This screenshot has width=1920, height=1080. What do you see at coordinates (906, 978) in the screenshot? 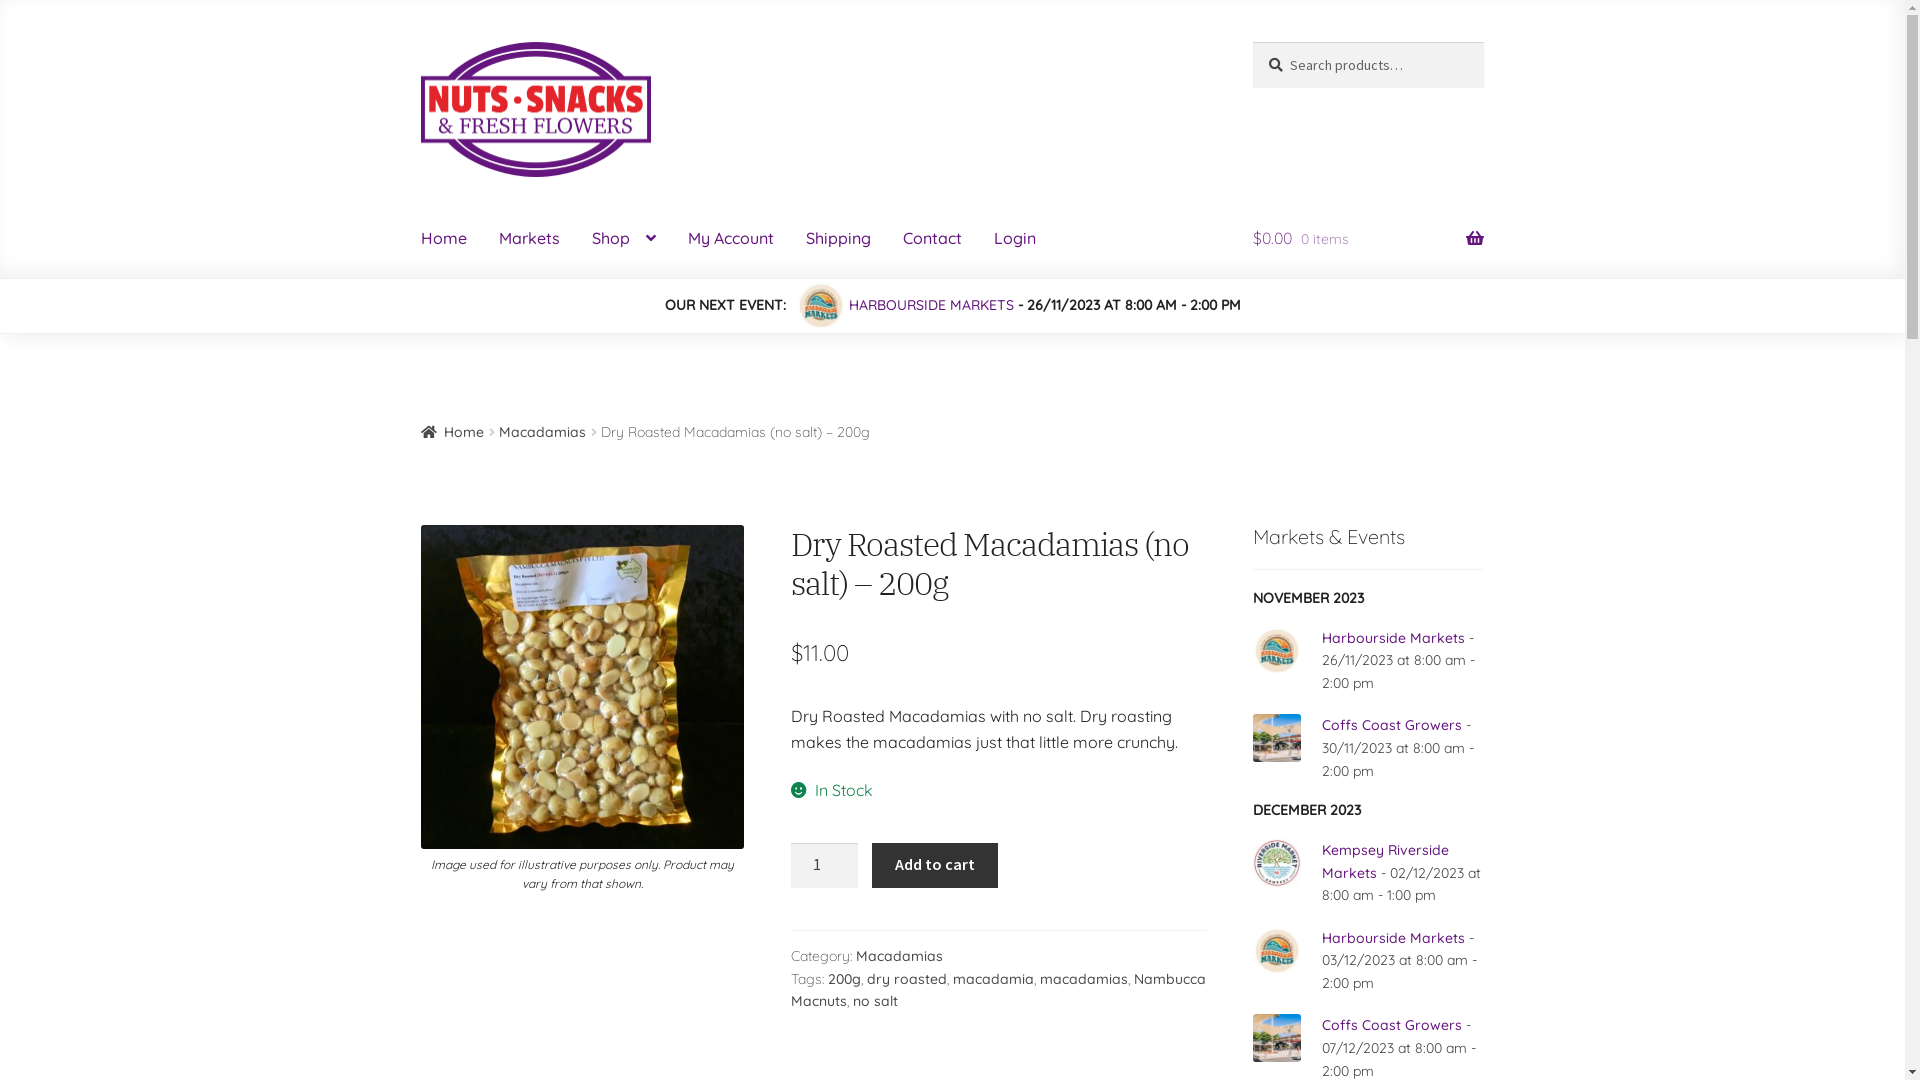
I see `'dry roasted'` at bounding box center [906, 978].